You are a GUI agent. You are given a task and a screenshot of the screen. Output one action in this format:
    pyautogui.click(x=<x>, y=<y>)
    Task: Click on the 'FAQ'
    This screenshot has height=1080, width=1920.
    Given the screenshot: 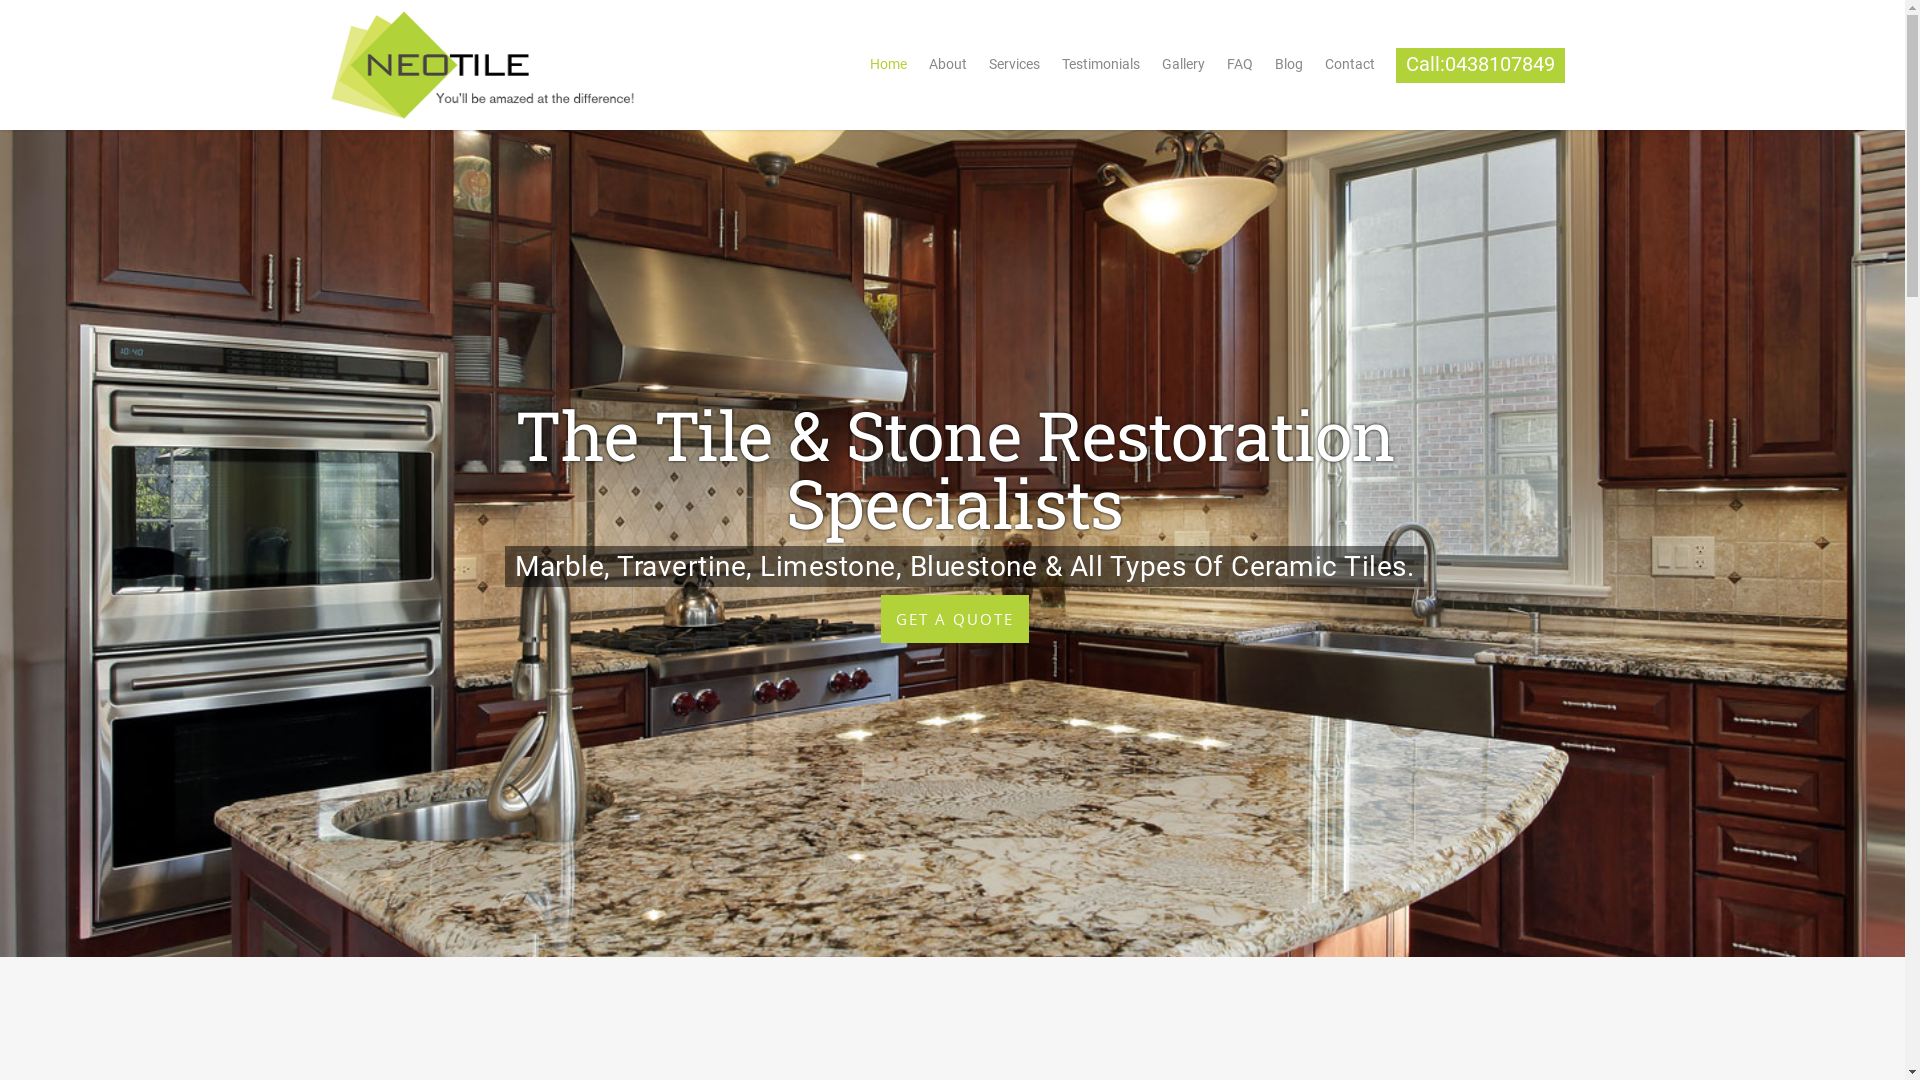 What is the action you would take?
    pyautogui.click(x=1238, y=68)
    